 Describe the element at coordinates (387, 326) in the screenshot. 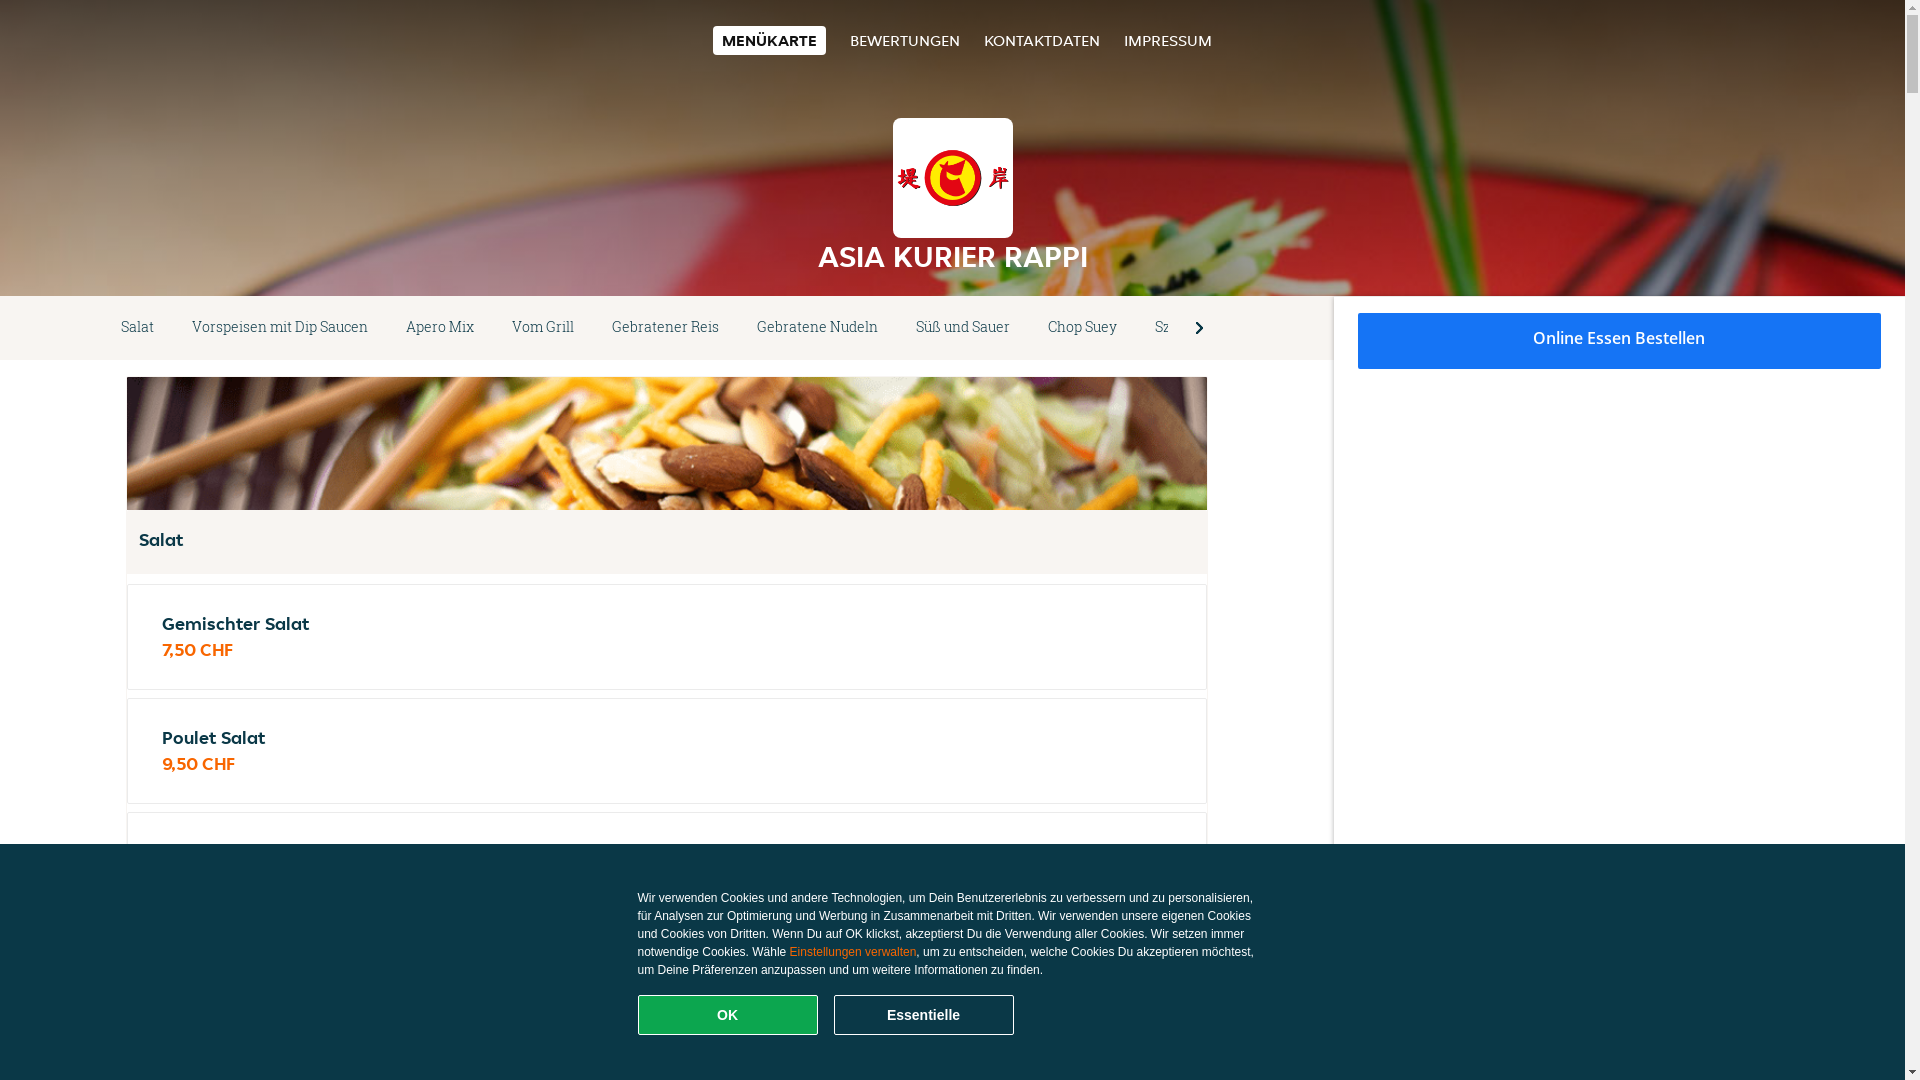

I see `'Apero Mix'` at that location.